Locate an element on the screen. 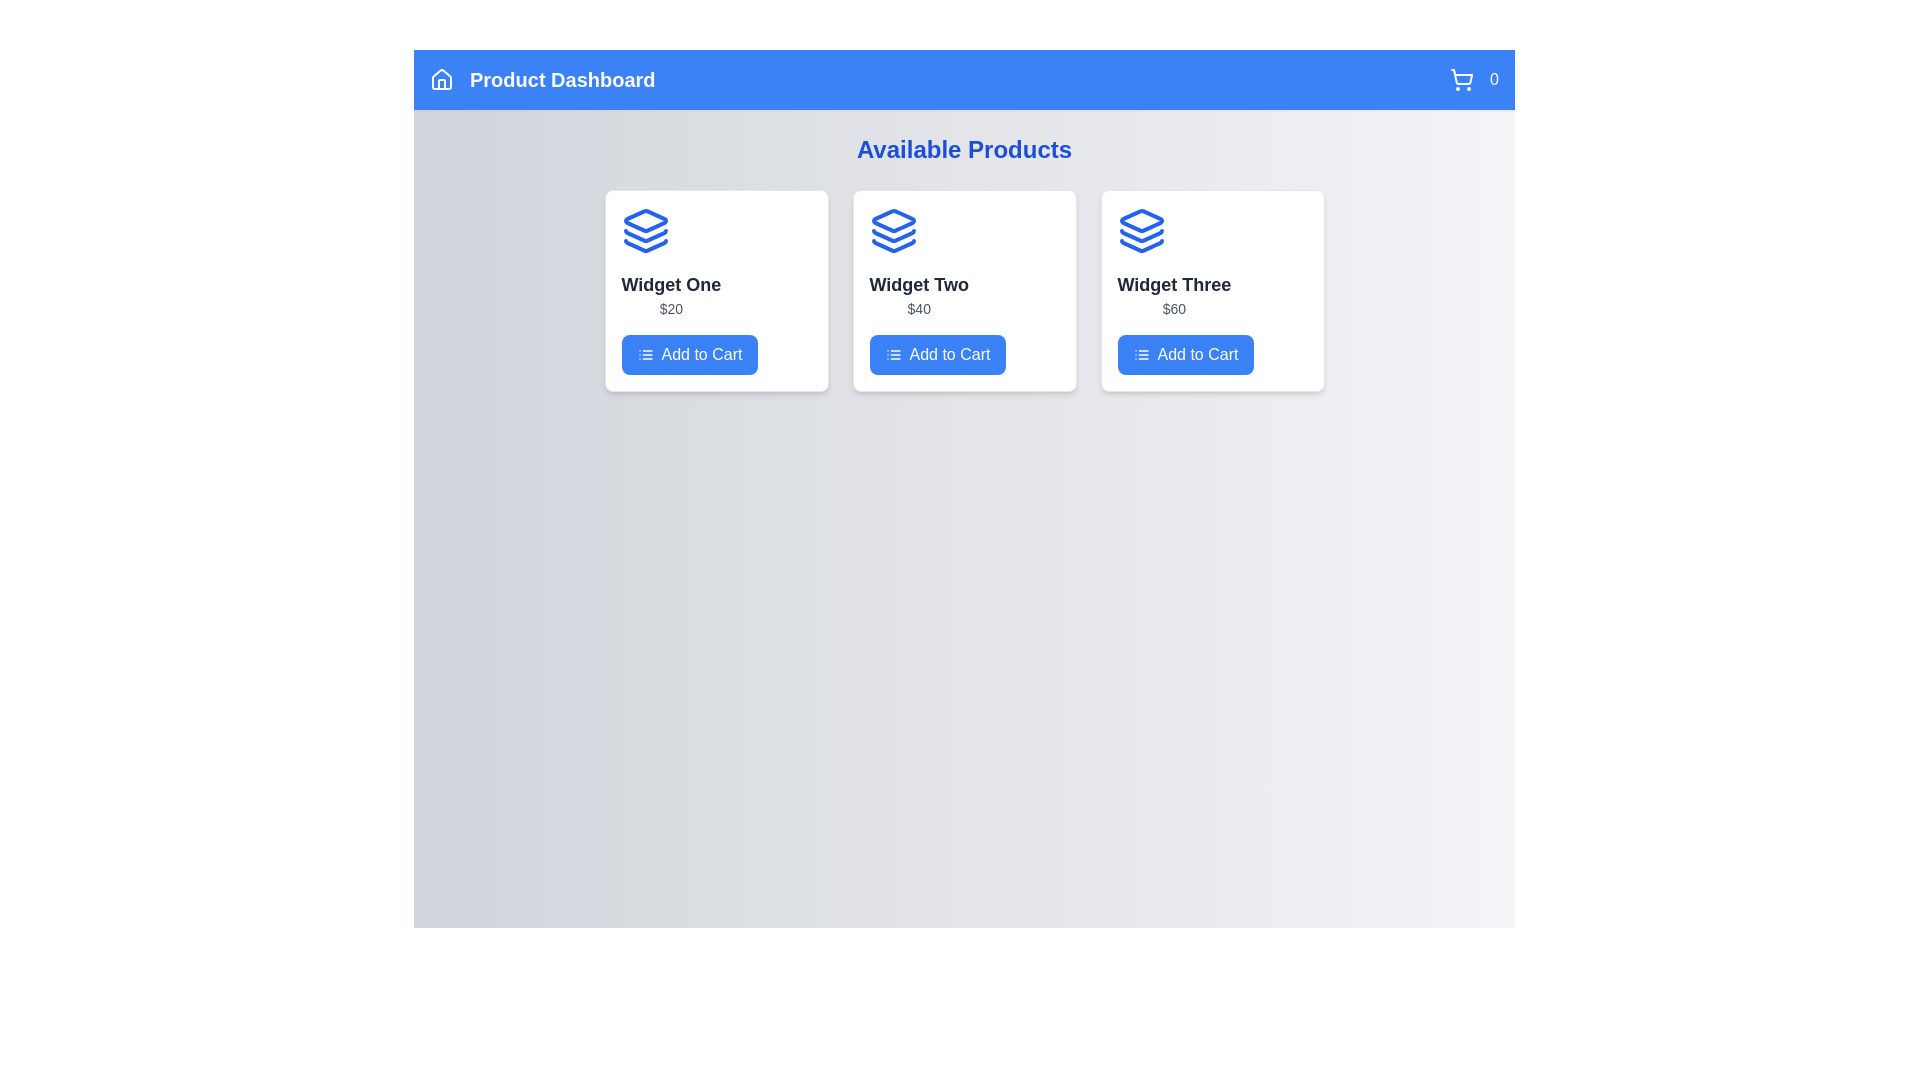  the shopping cart icon on the far-right side of the blue header bar is located at coordinates (1474, 79).